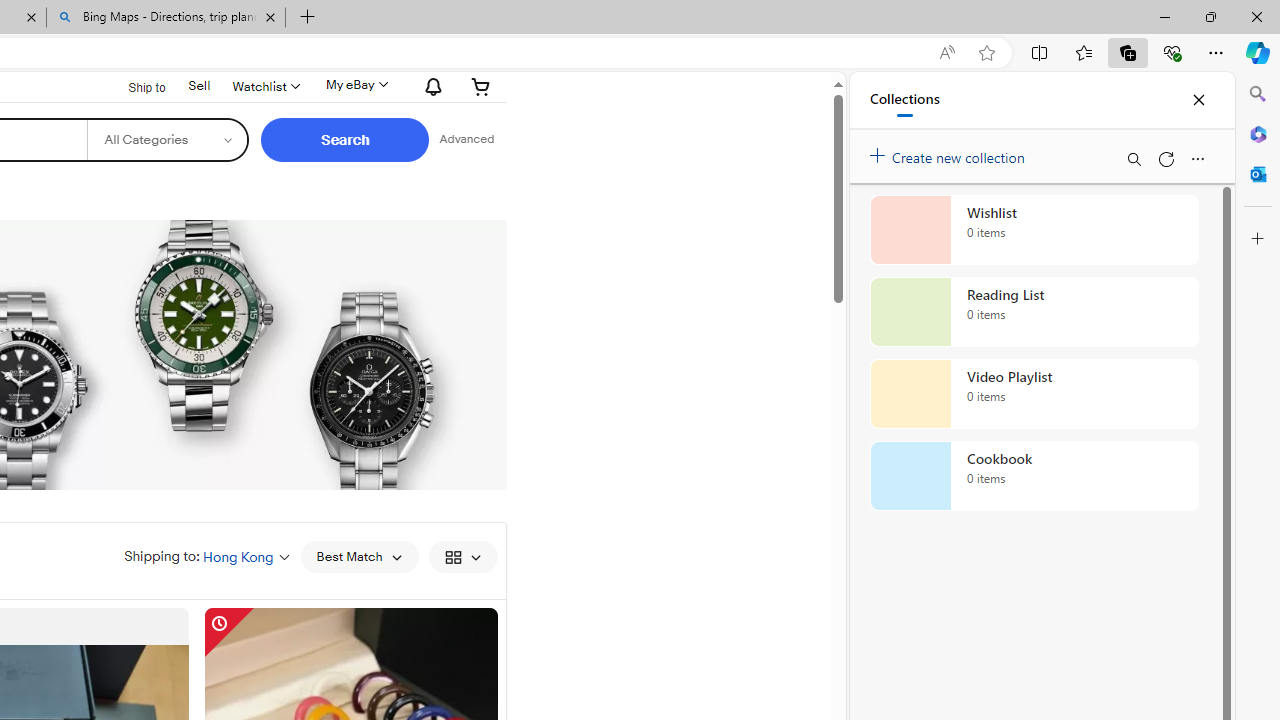 This screenshot has height=720, width=1280. I want to click on 'Select a category for search', so click(167, 139).